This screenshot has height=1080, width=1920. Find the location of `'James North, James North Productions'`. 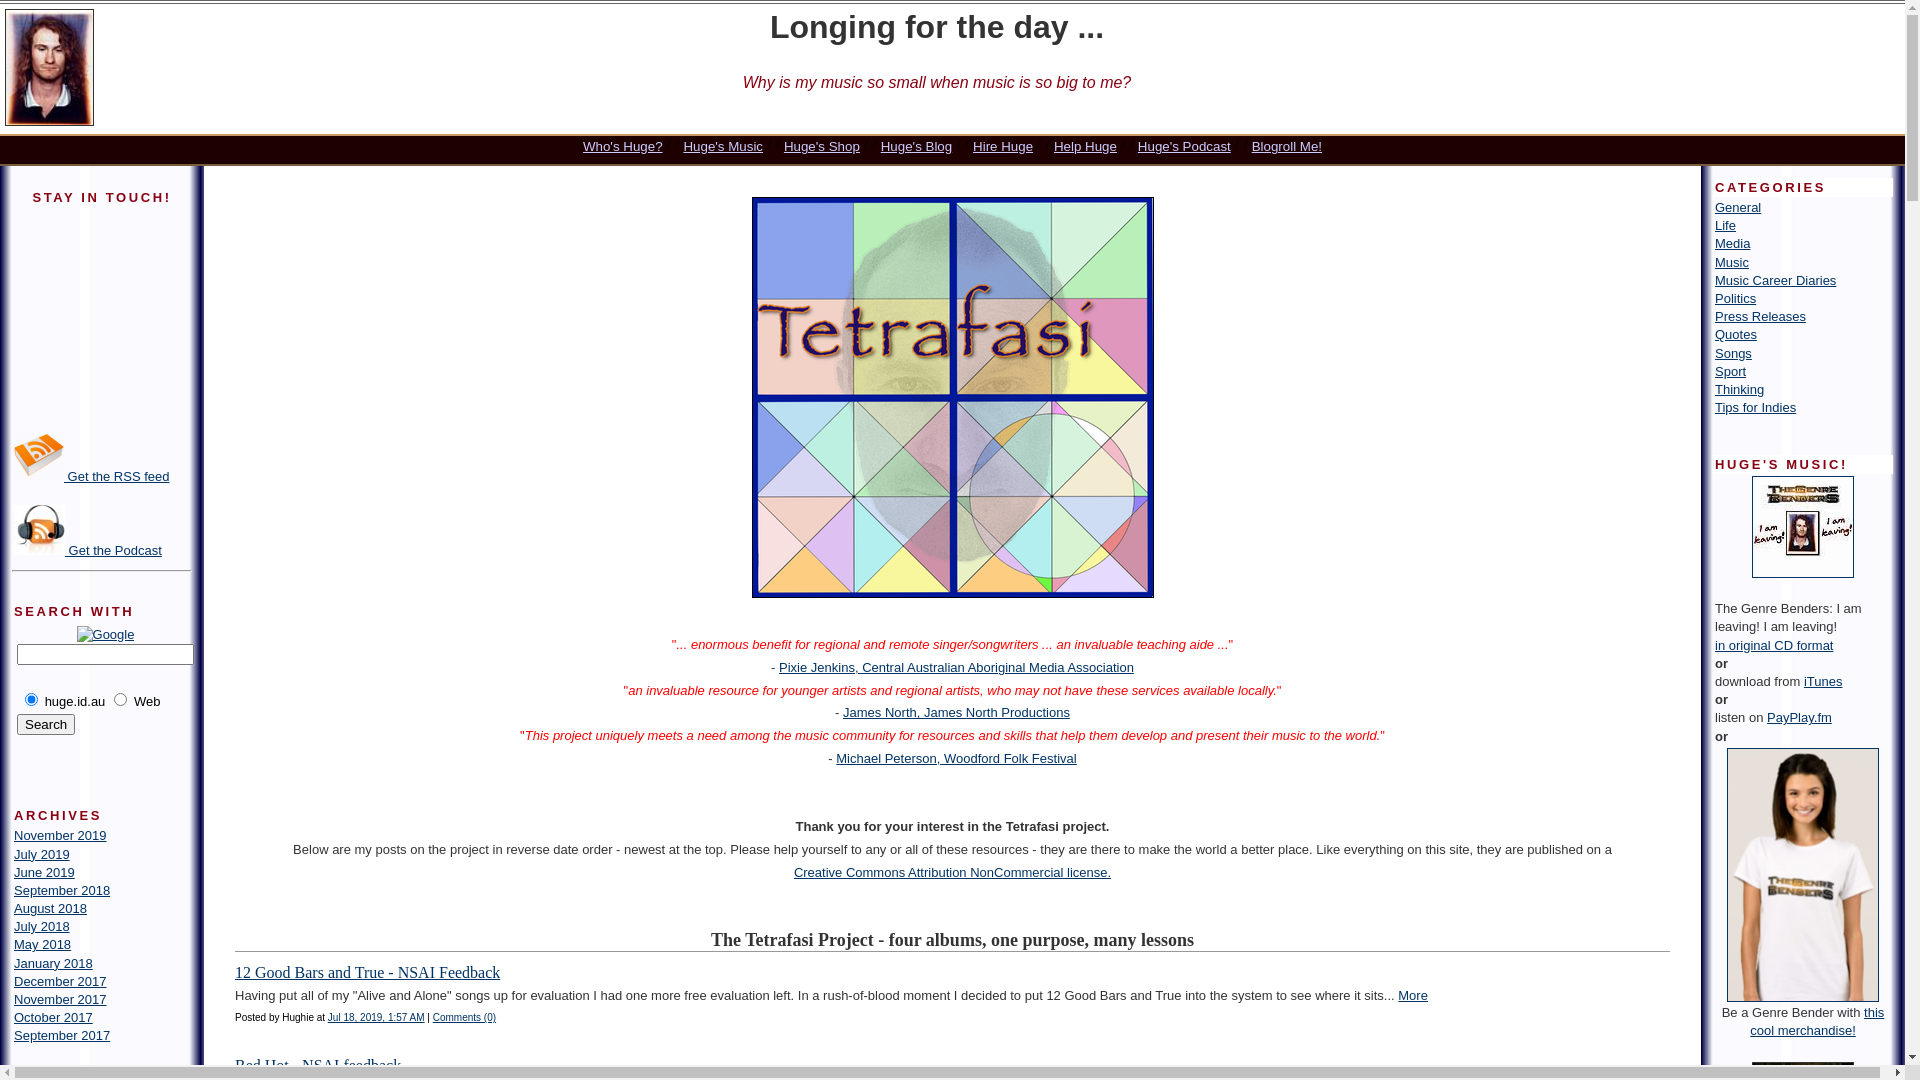

'James North, James North Productions' is located at coordinates (955, 711).